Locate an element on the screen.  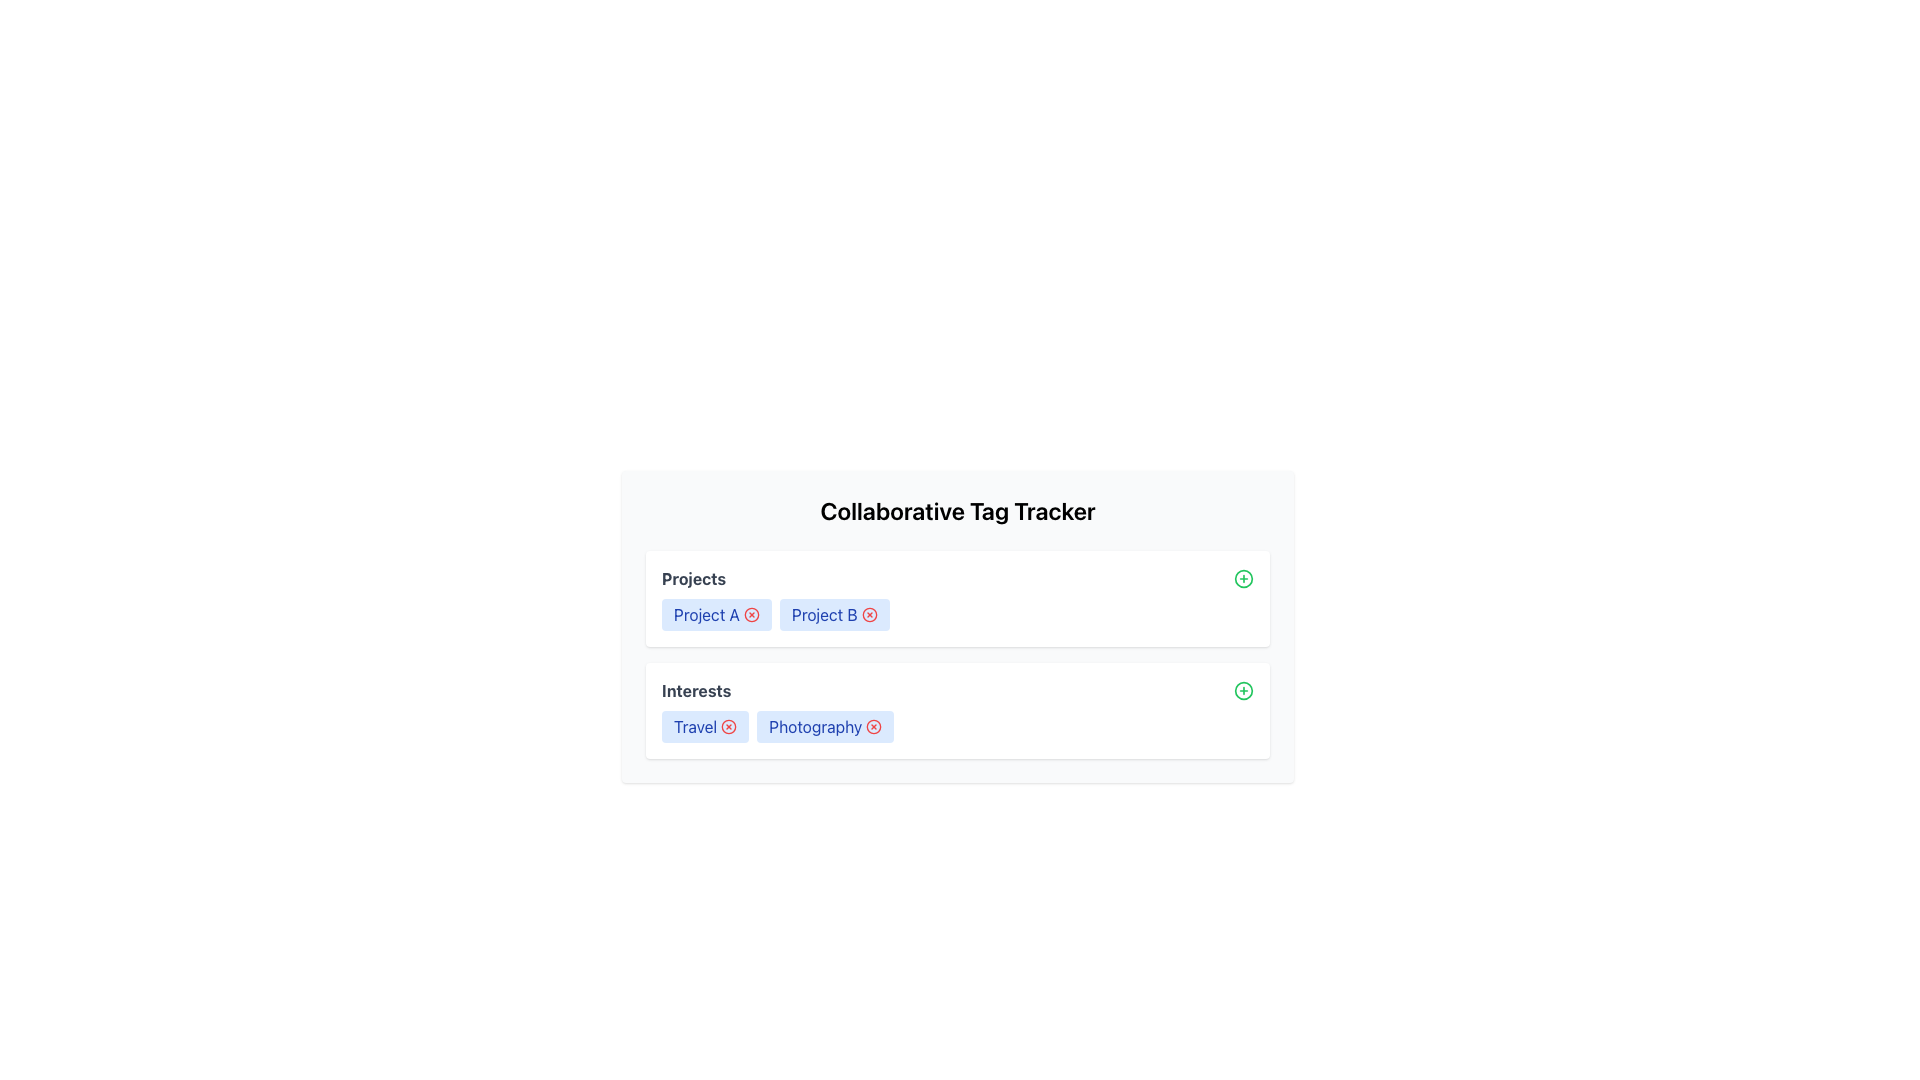
the non-interactive decorative text element that serves as the header for the 'Projects' section is located at coordinates (694, 578).